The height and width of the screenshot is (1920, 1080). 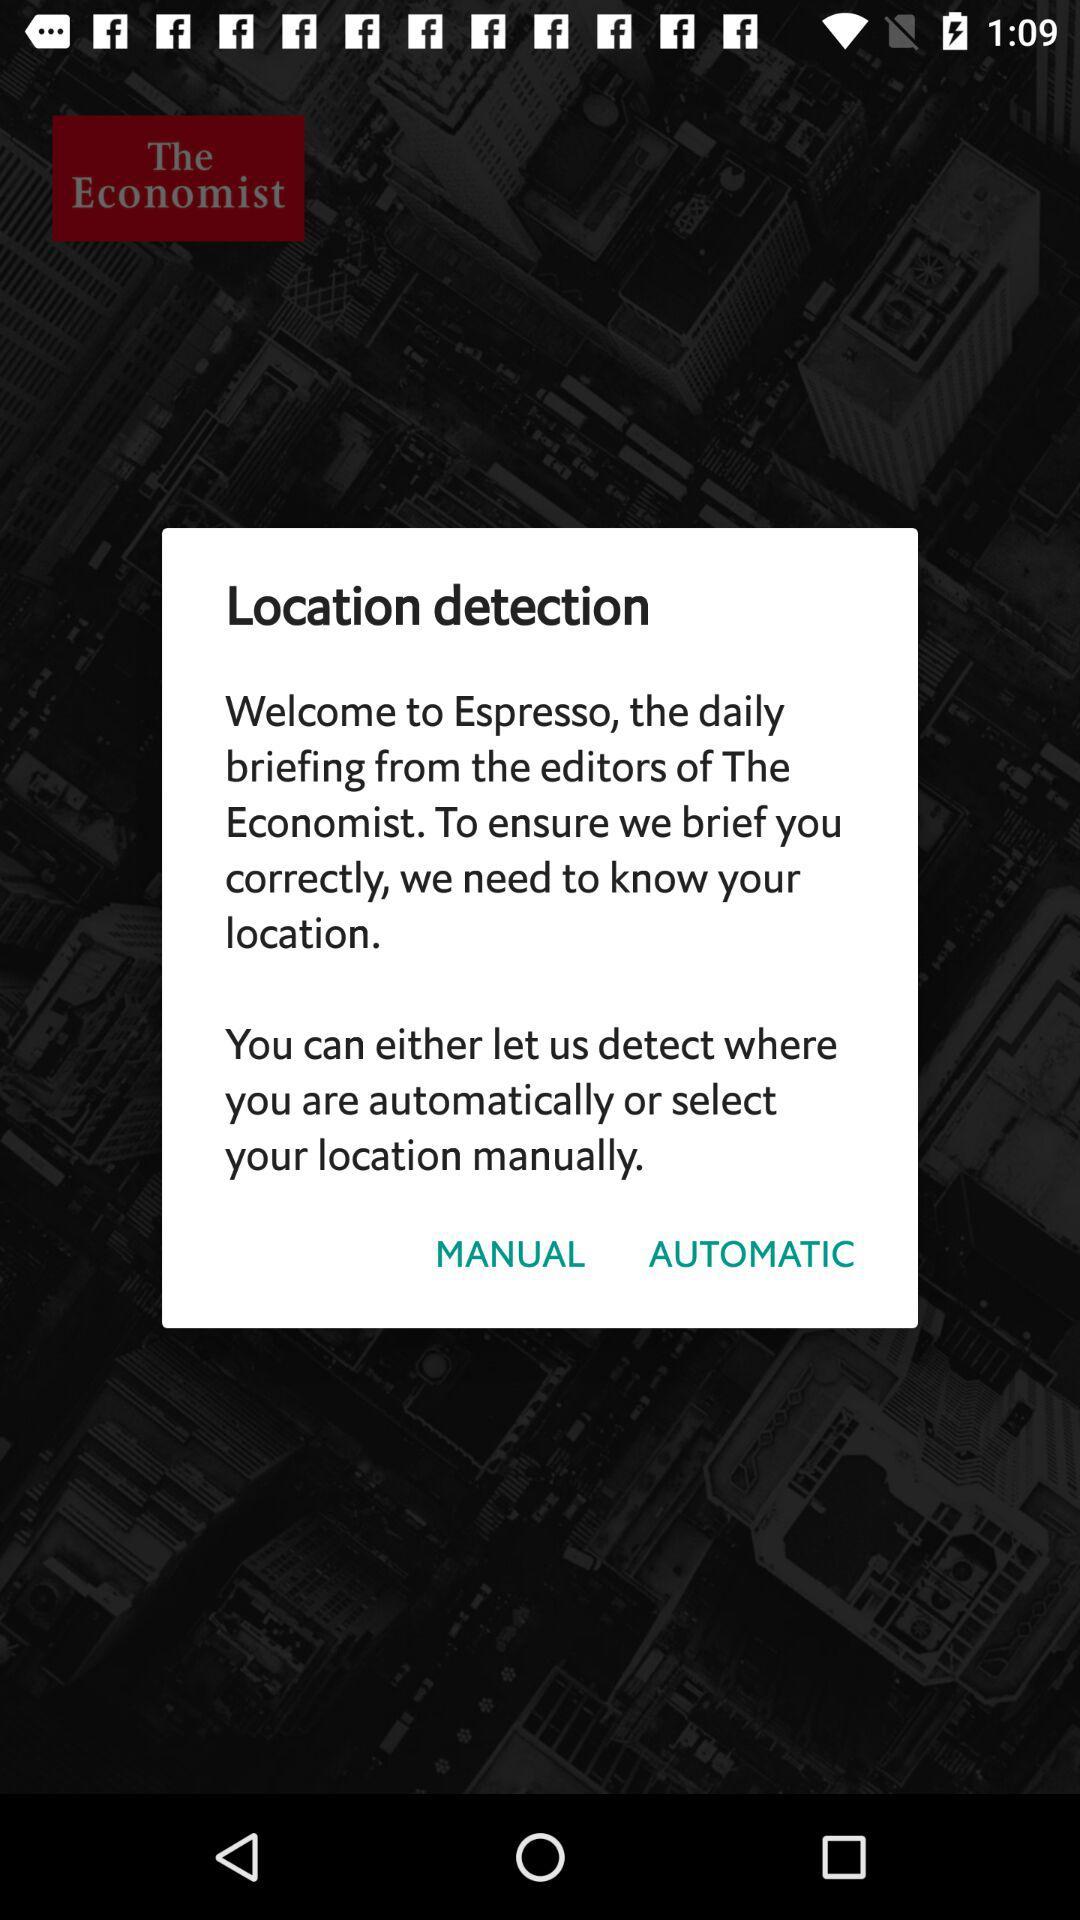 I want to click on button to the left of automatic, so click(x=509, y=1253).